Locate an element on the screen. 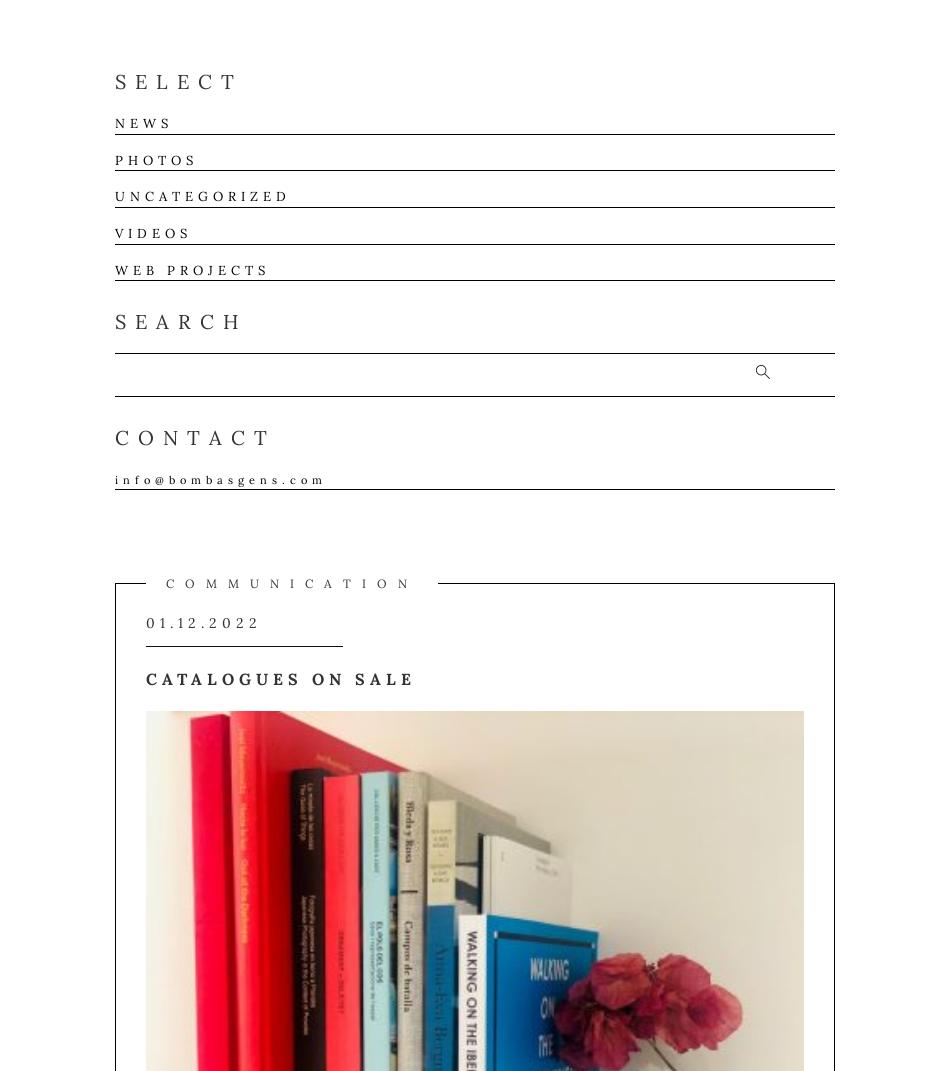 This screenshot has width=950, height=1071. 'Catalogues on sale' is located at coordinates (280, 678).